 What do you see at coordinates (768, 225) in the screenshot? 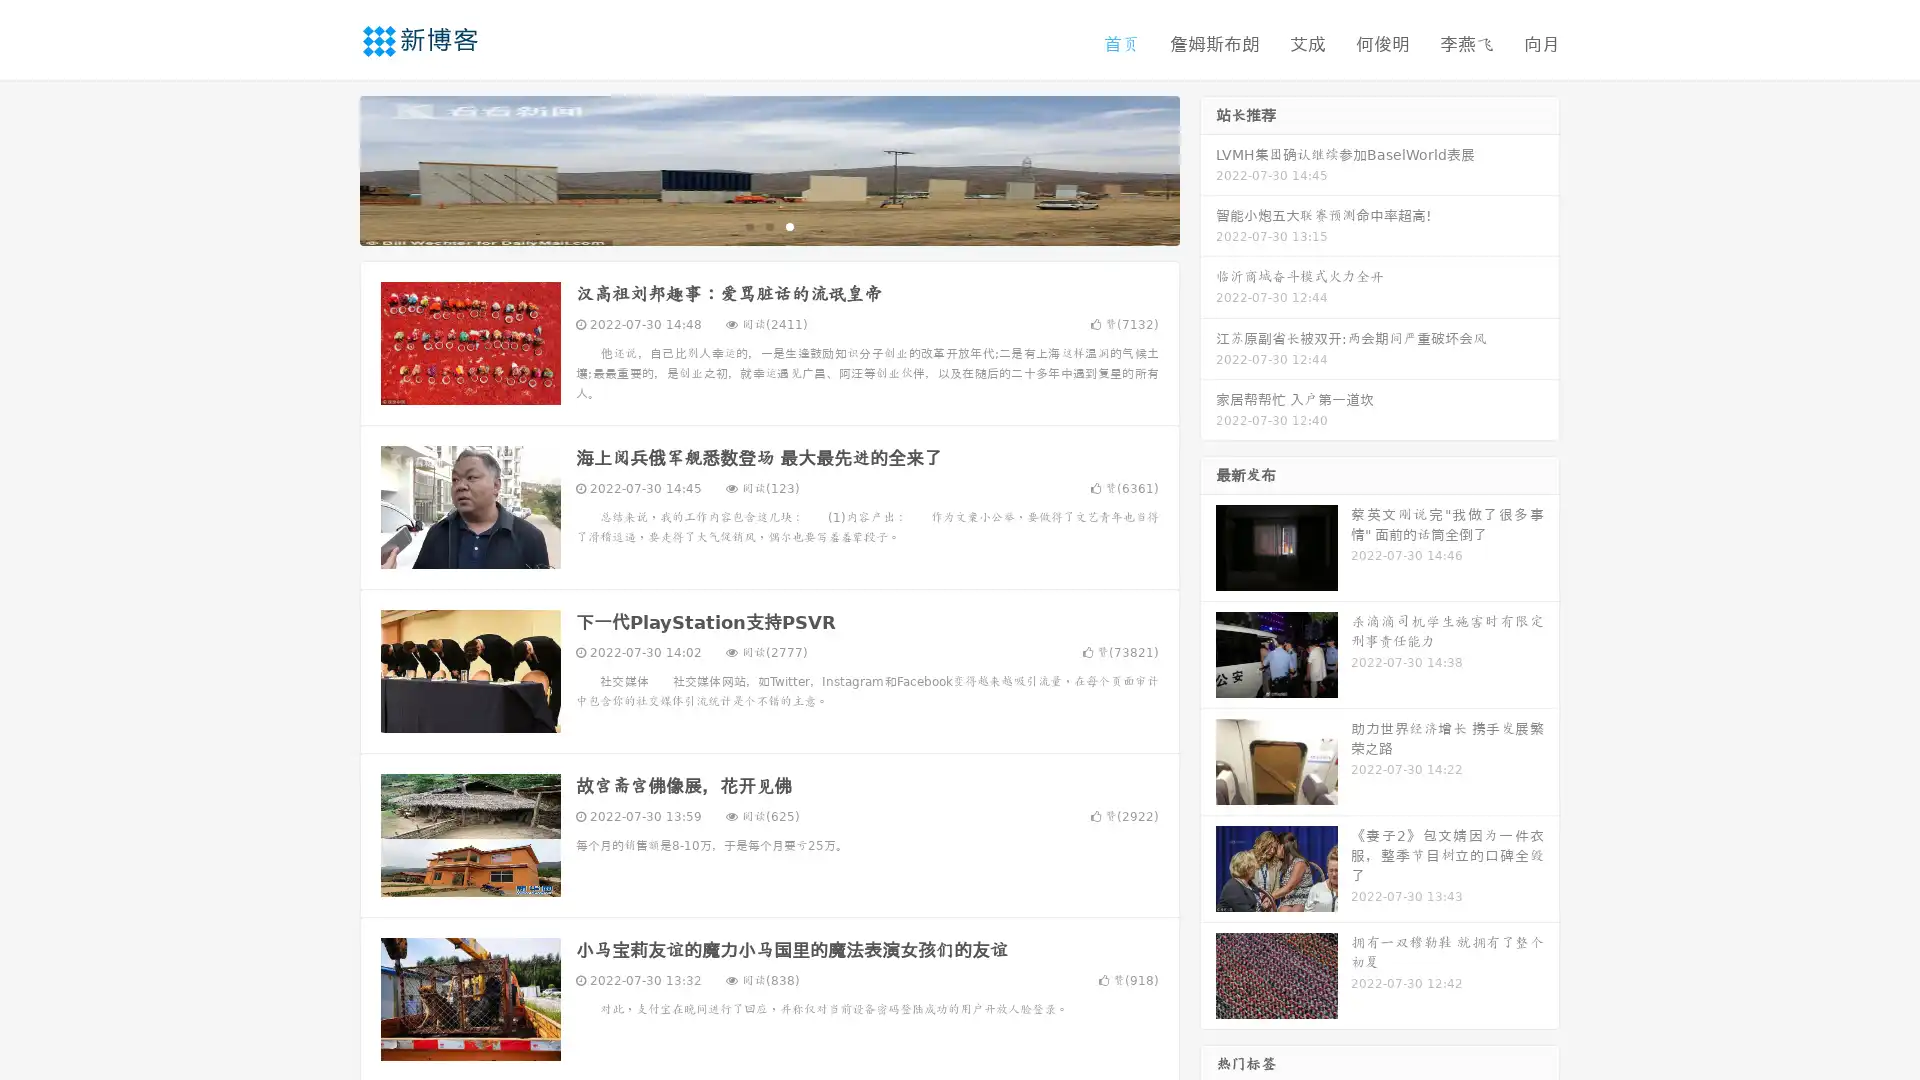
I see `Go to slide 2` at bounding box center [768, 225].